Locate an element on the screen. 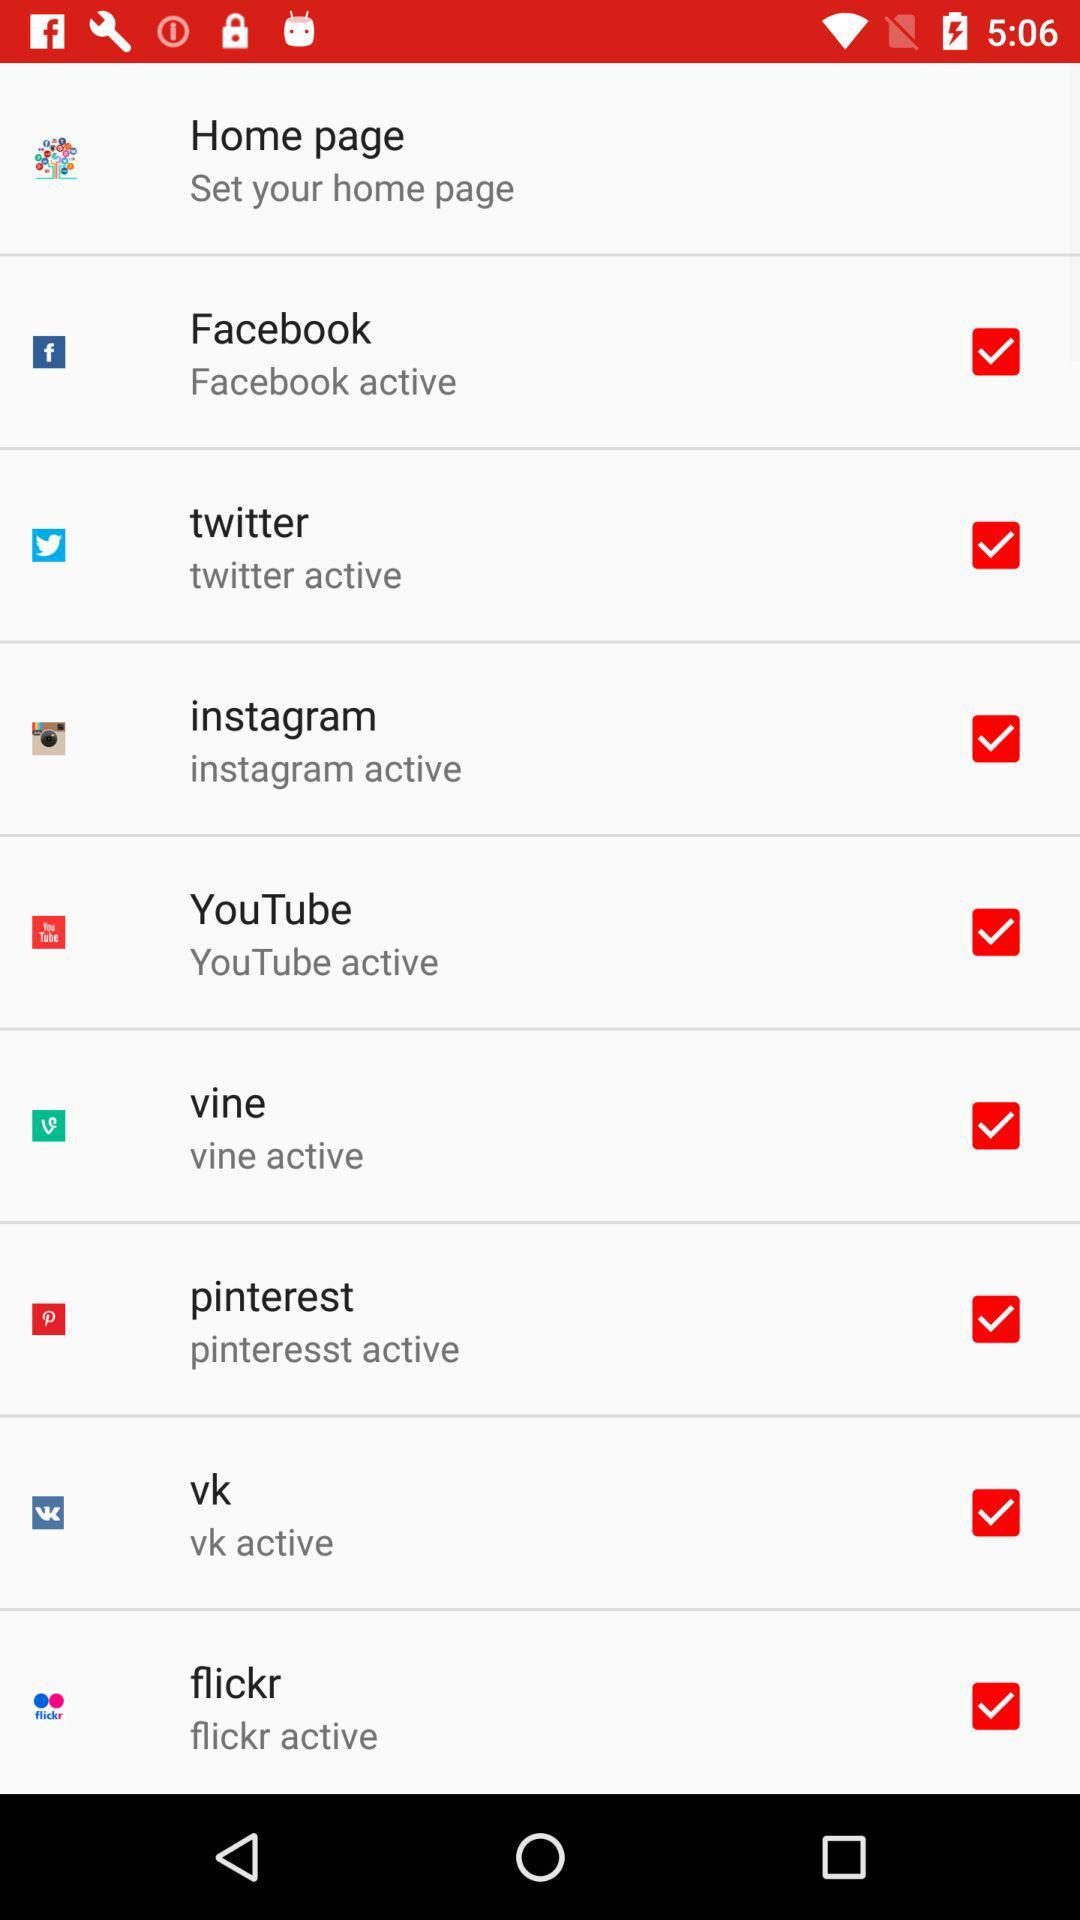 The width and height of the screenshot is (1080, 1920). the youtube active is located at coordinates (314, 960).